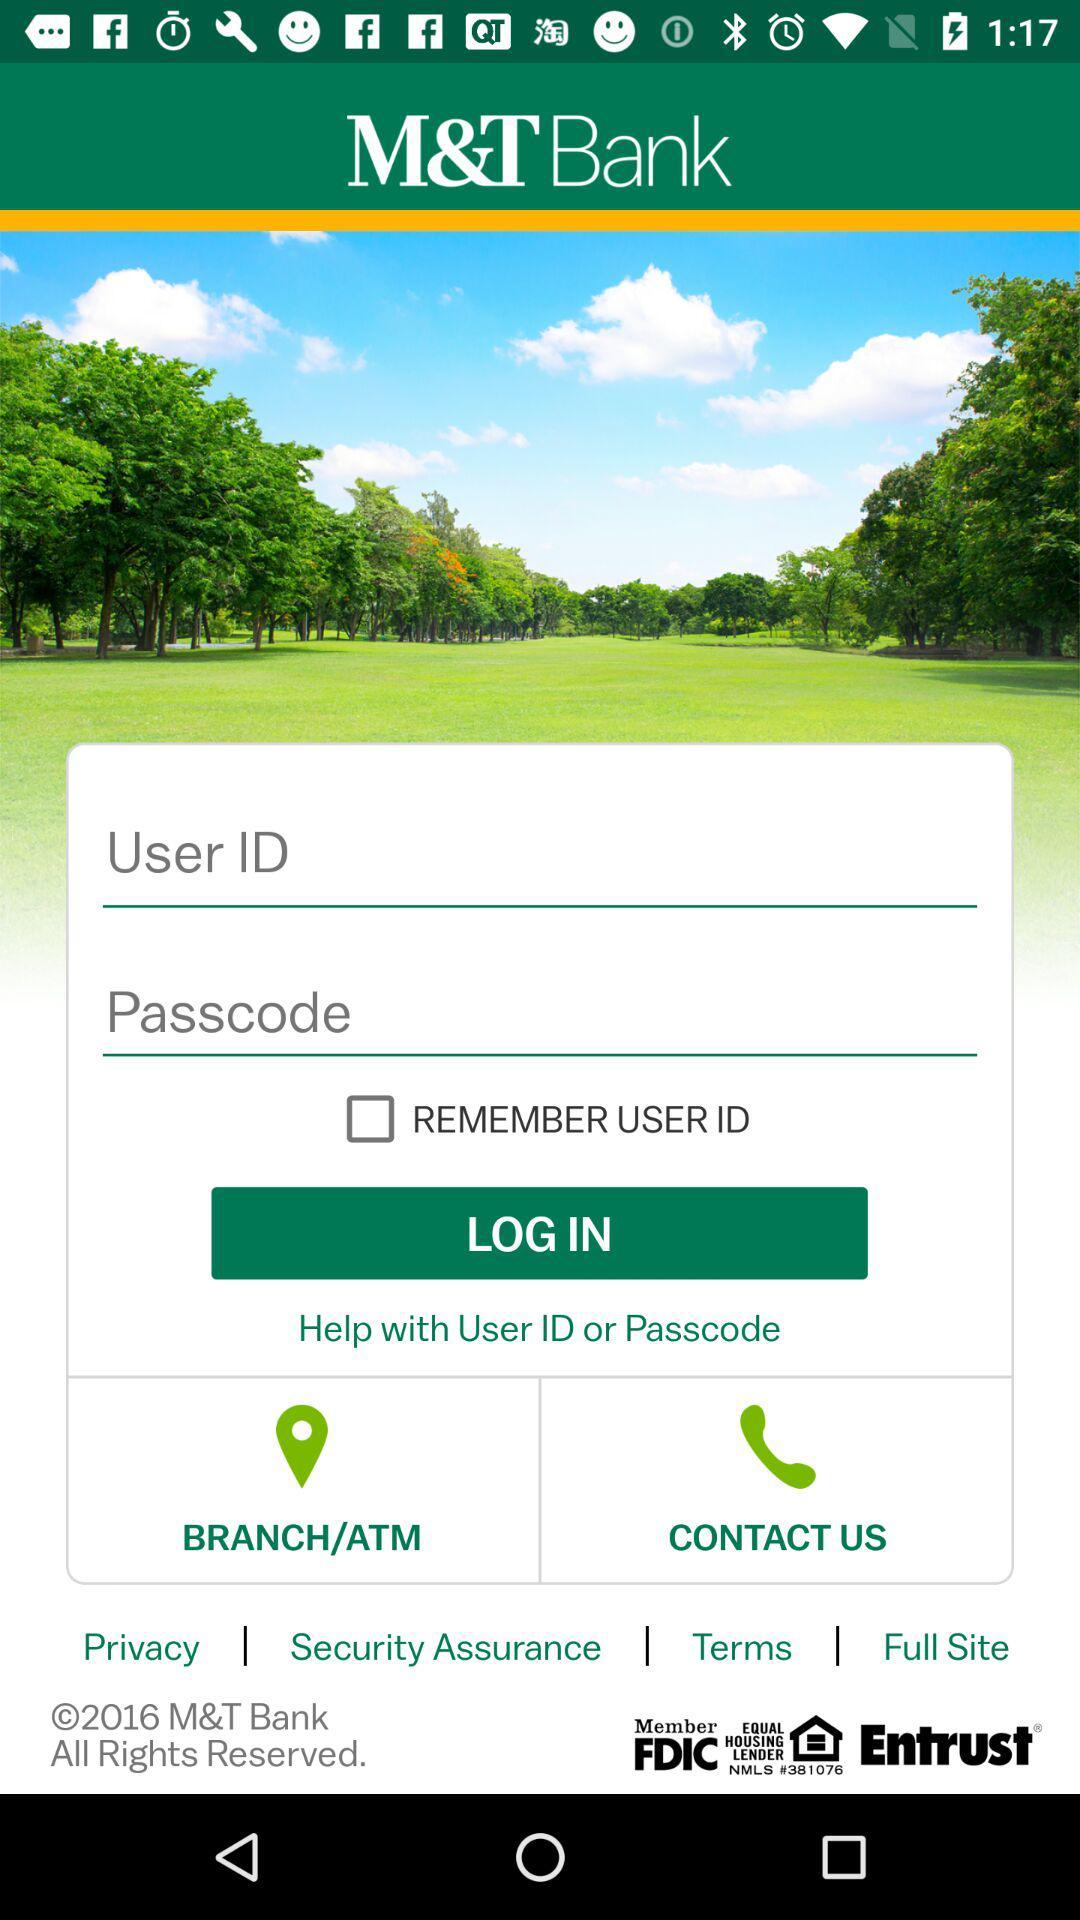 This screenshot has width=1080, height=1920. I want to click on the help with user item, so click(540, 1327).